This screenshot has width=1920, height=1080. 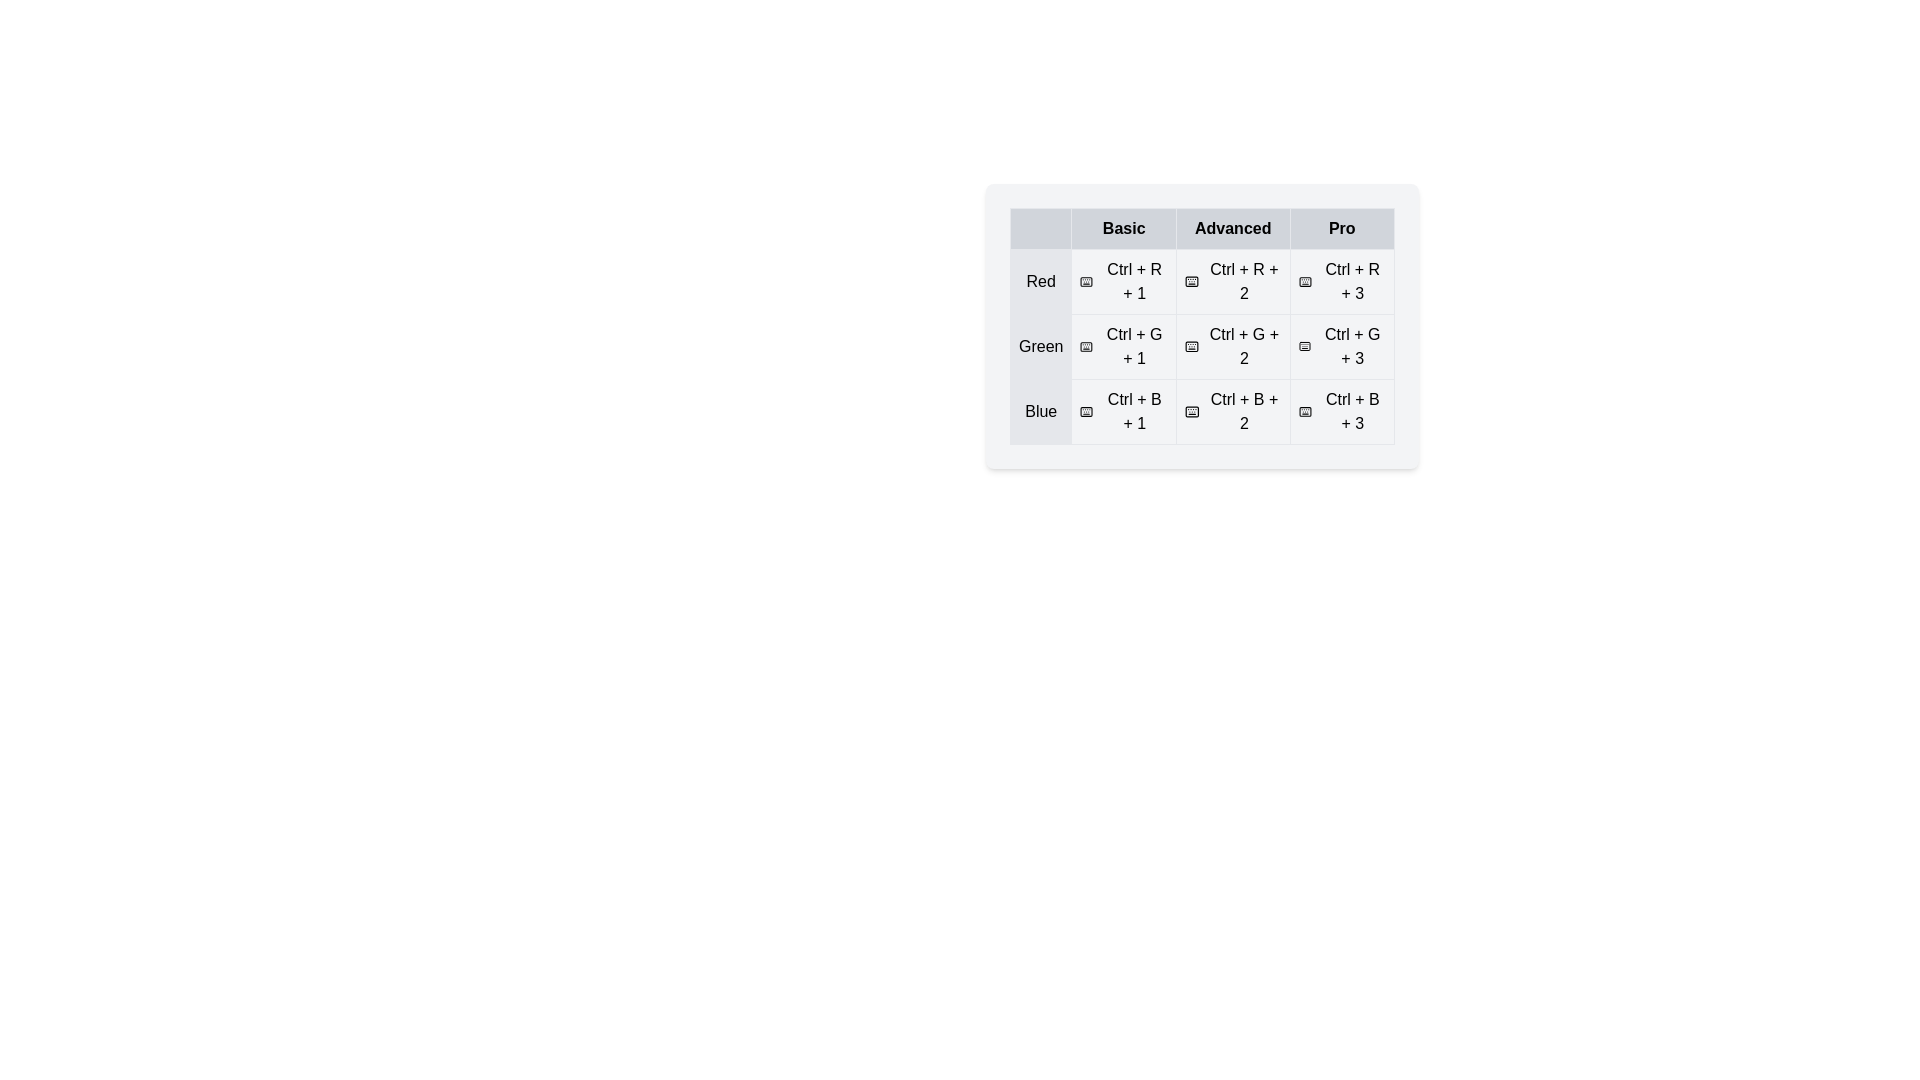 I want to click on the keyboard input icon located in the third column of the second row of the table, which symbolizes the functionality associated with 'Ctrl + G + 3', so click(x=1305, y=346).